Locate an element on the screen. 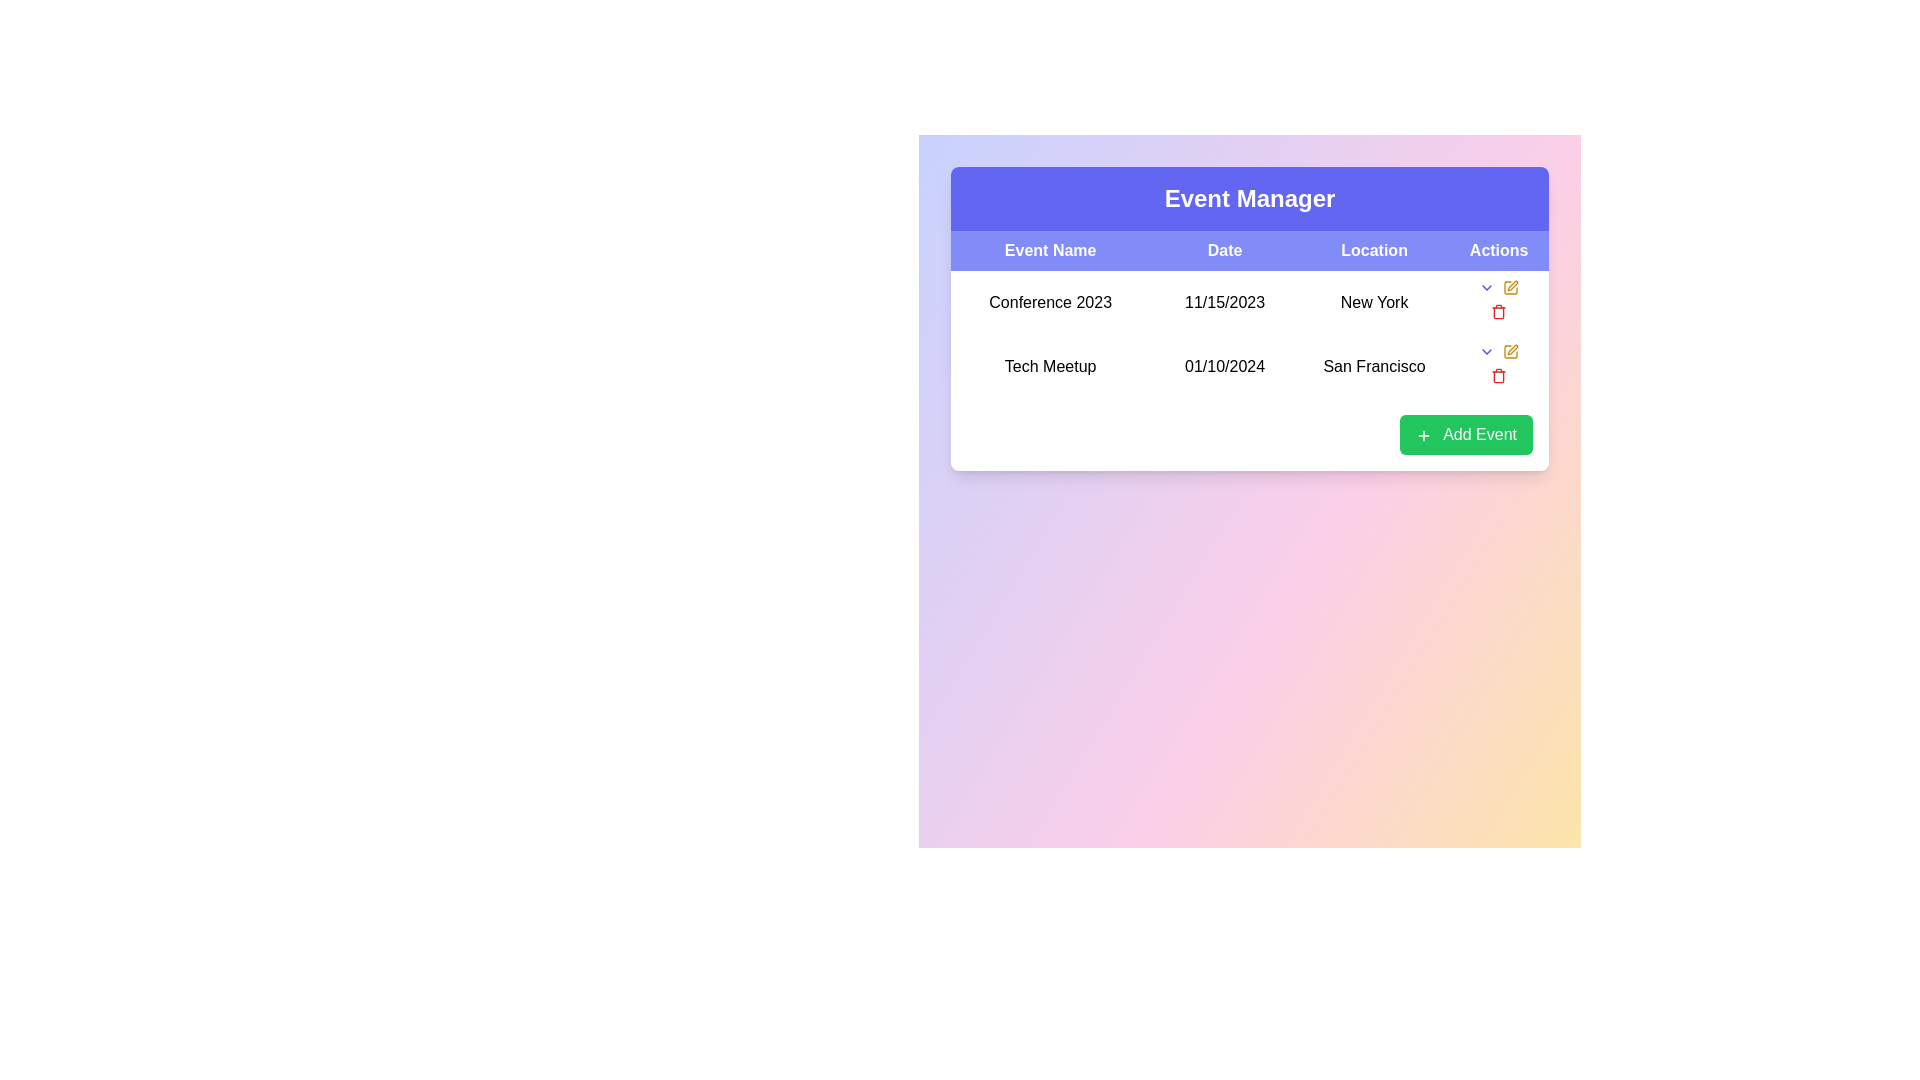 The image size is (1920, 1080). the static text label that displays 'Actions' in white, located at the far right of the table header row with a light blue background is located at coordinates (1499, 249).